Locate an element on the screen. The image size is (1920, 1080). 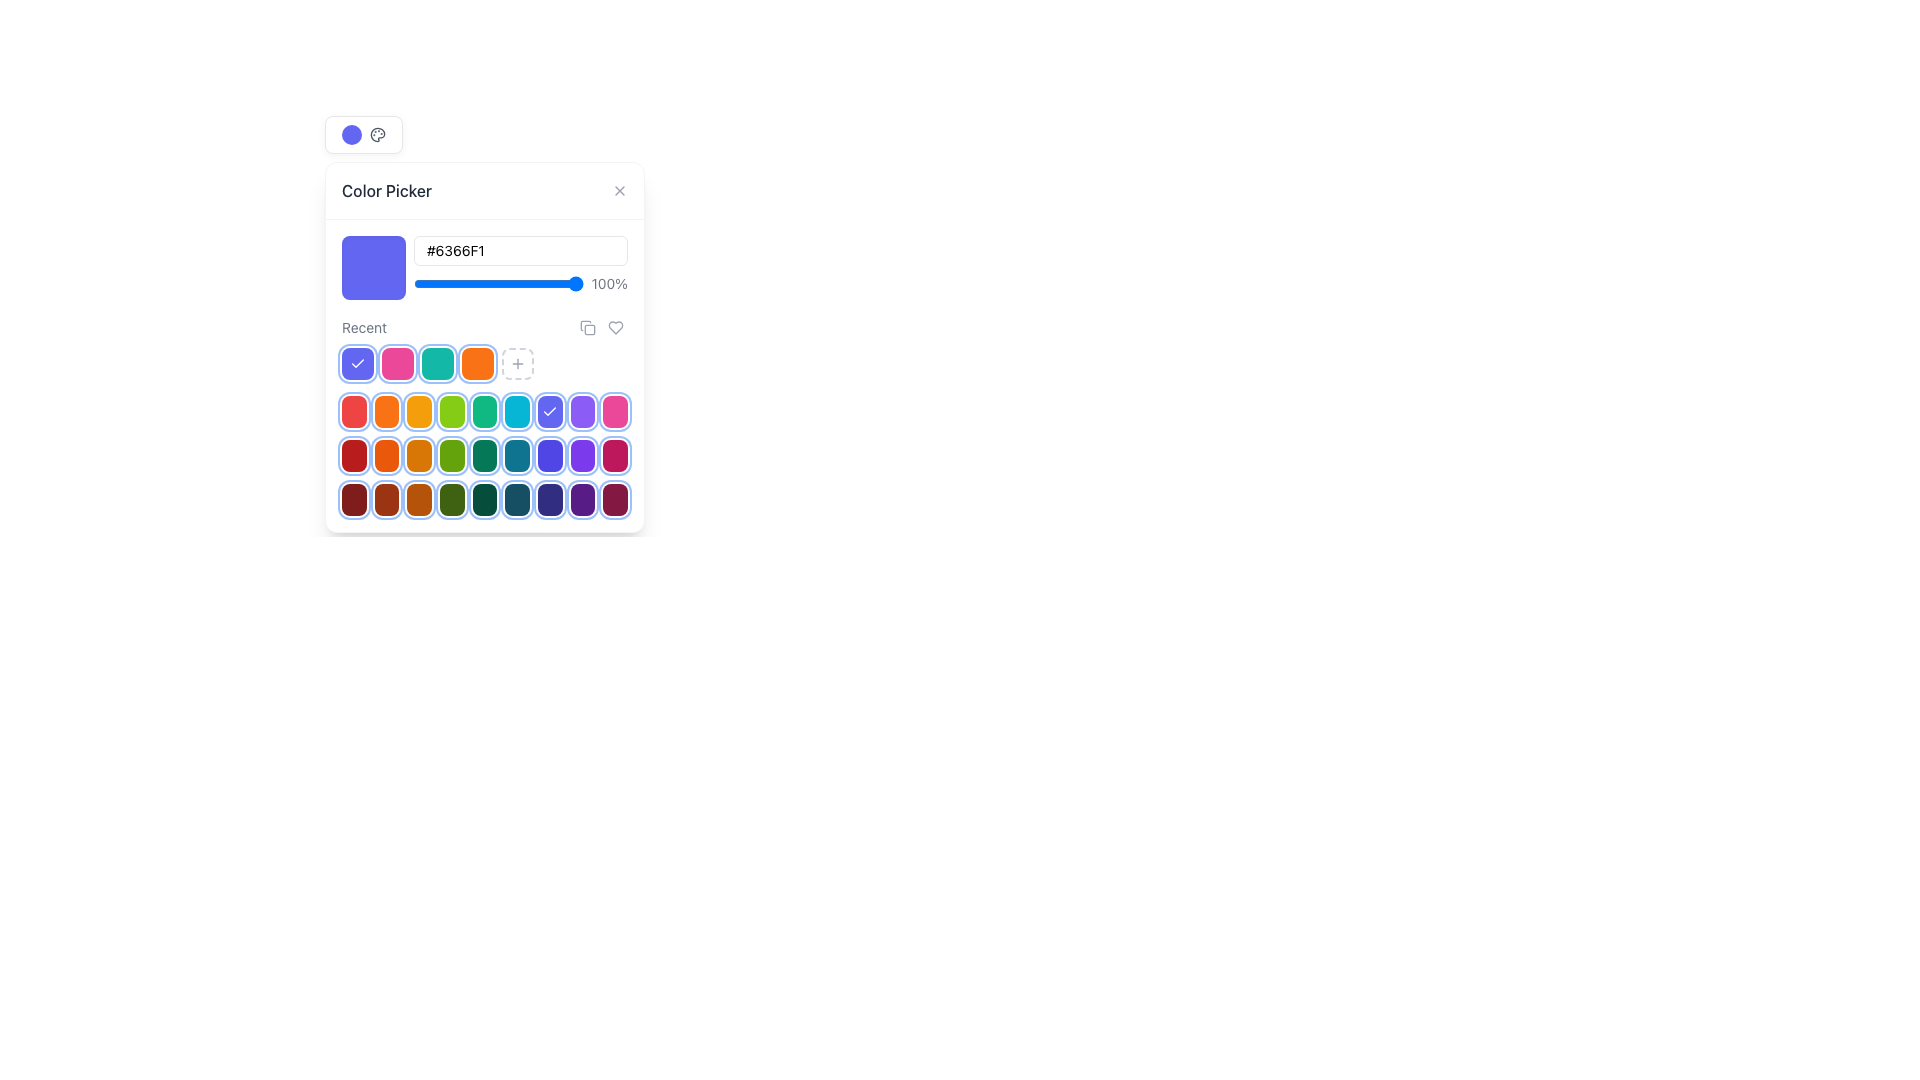
the heart icon located in the top-right portion of the 'Recent' section within the color picker interface to mark the color as favorite is located at coordinates (600, 326).